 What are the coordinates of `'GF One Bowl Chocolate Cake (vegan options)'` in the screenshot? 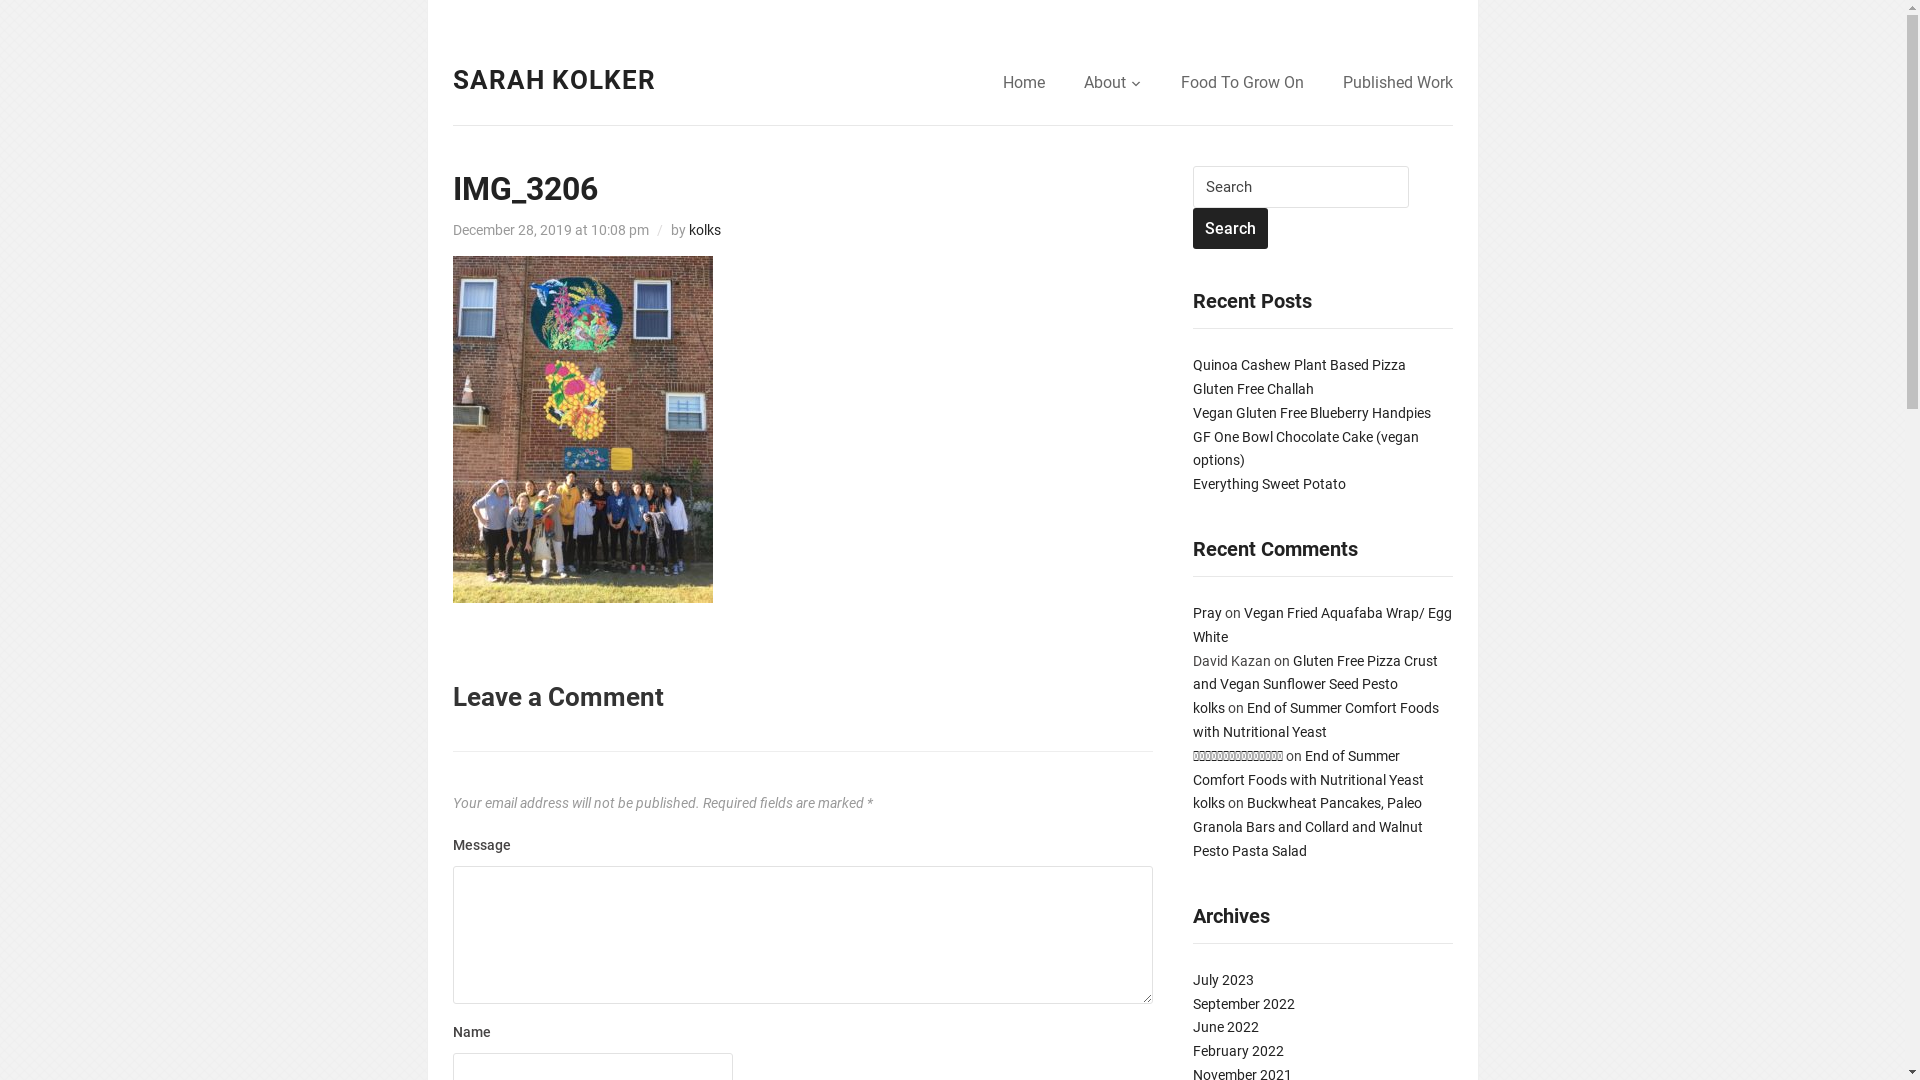 It's located at (1305, 447).